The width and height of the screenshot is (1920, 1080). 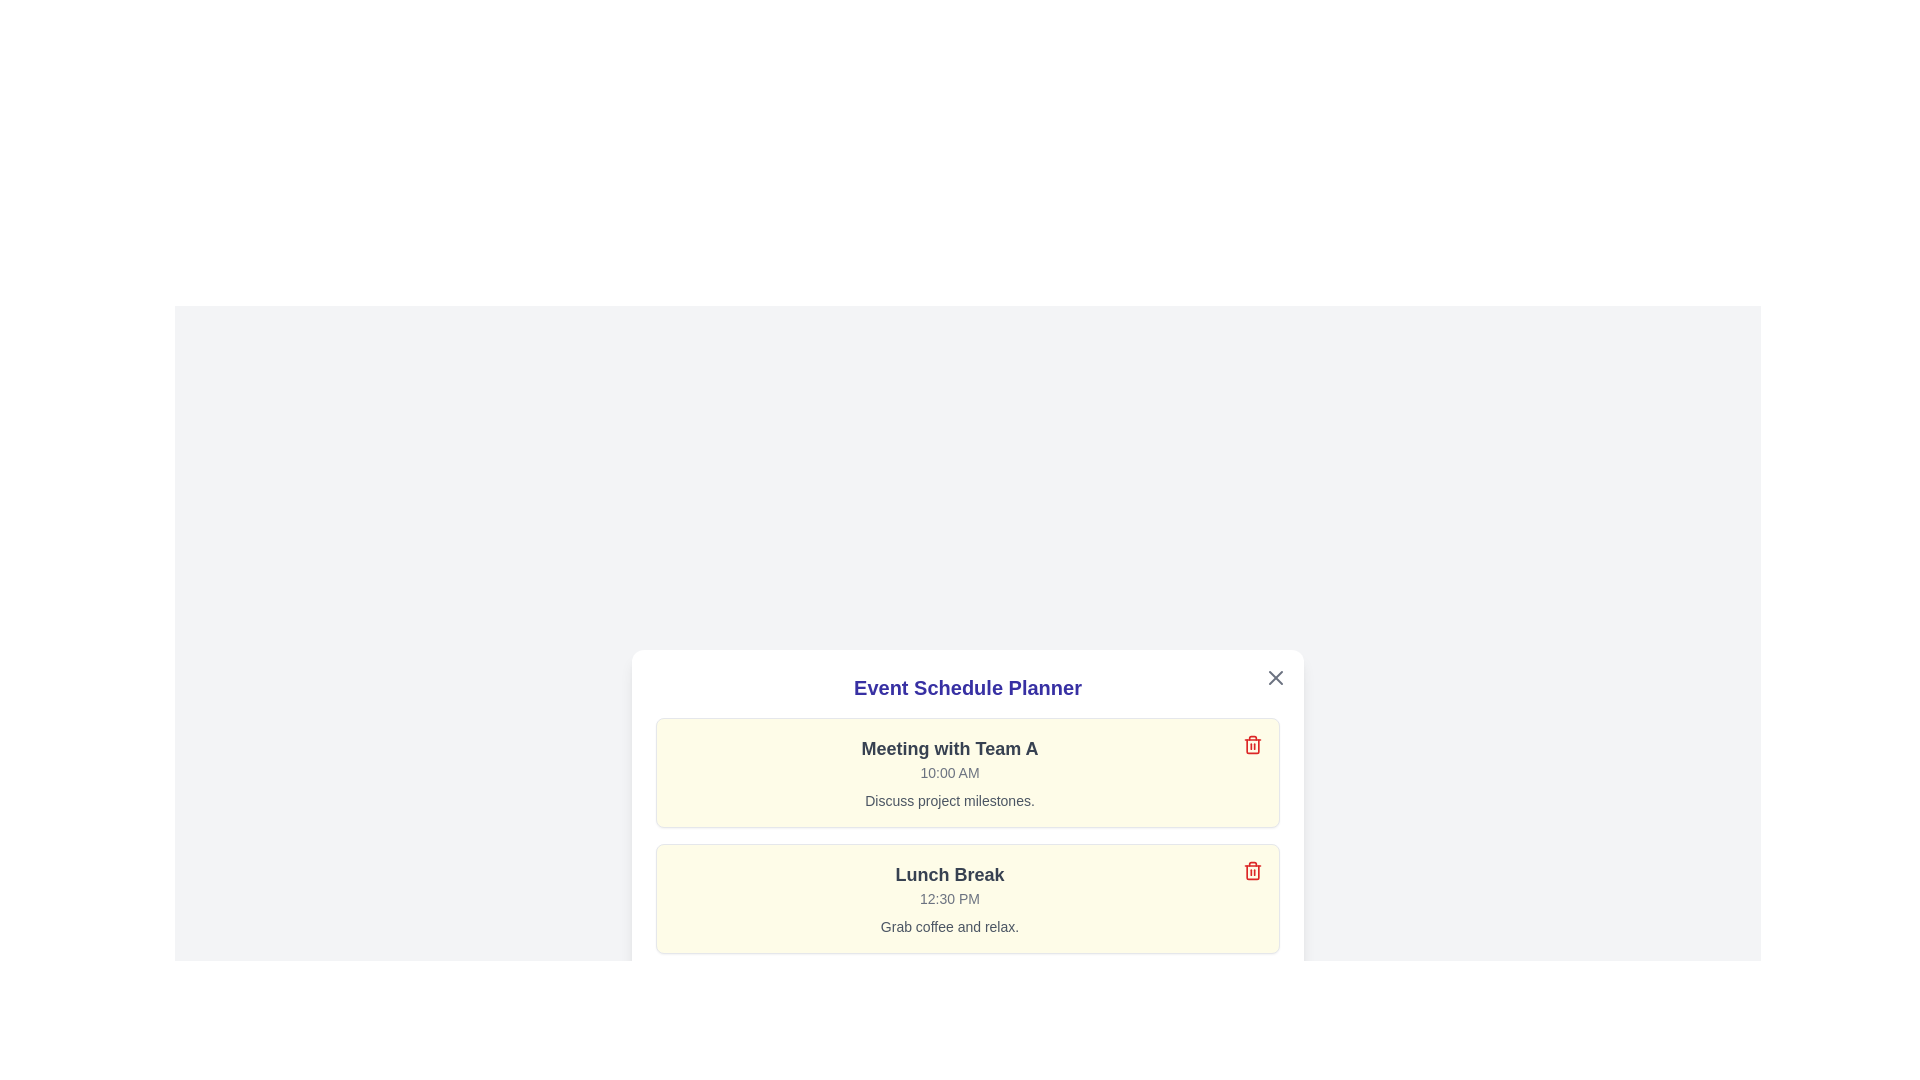 I want to click on the 'Save Schedule' button located on the toolbar at the bottom of the 'Event Schedule Planner' modal, so click(x=968, y=998).